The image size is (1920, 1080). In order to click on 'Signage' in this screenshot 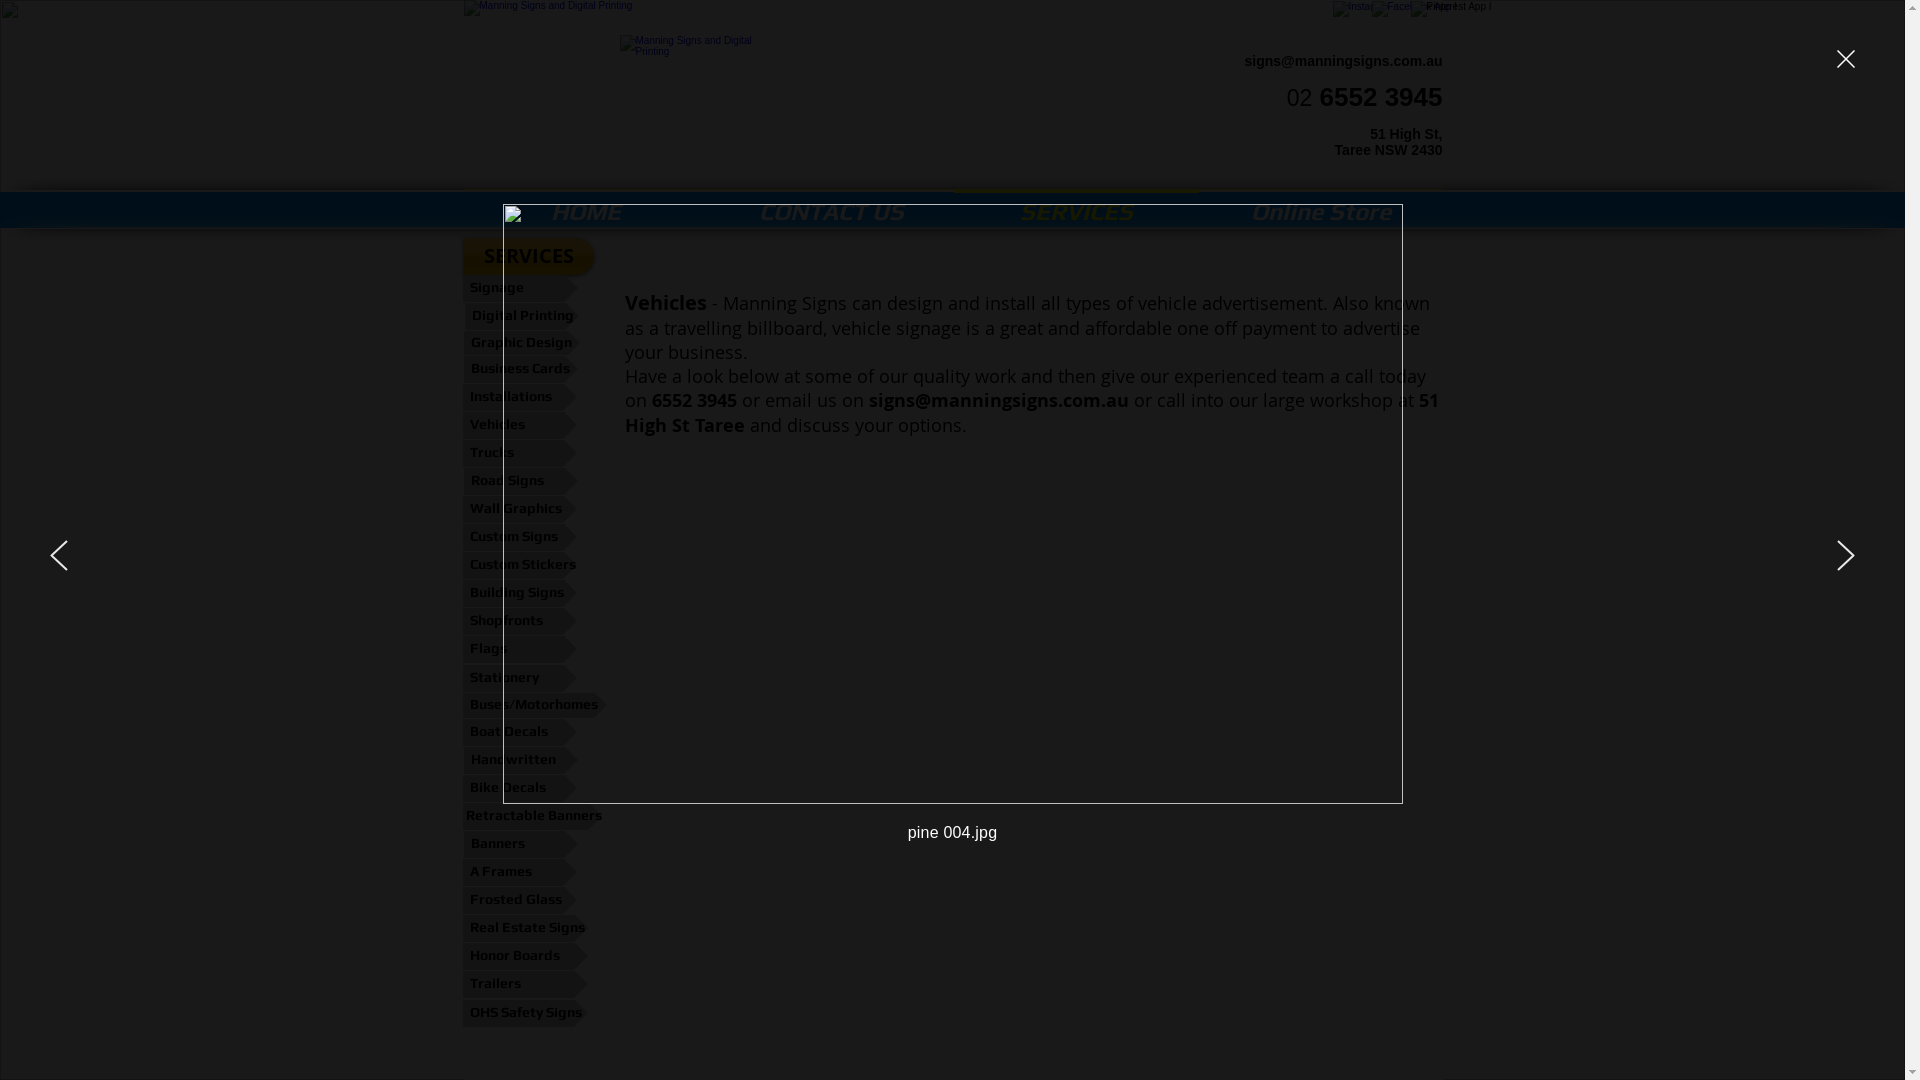, I will do `click(519, 287)`.